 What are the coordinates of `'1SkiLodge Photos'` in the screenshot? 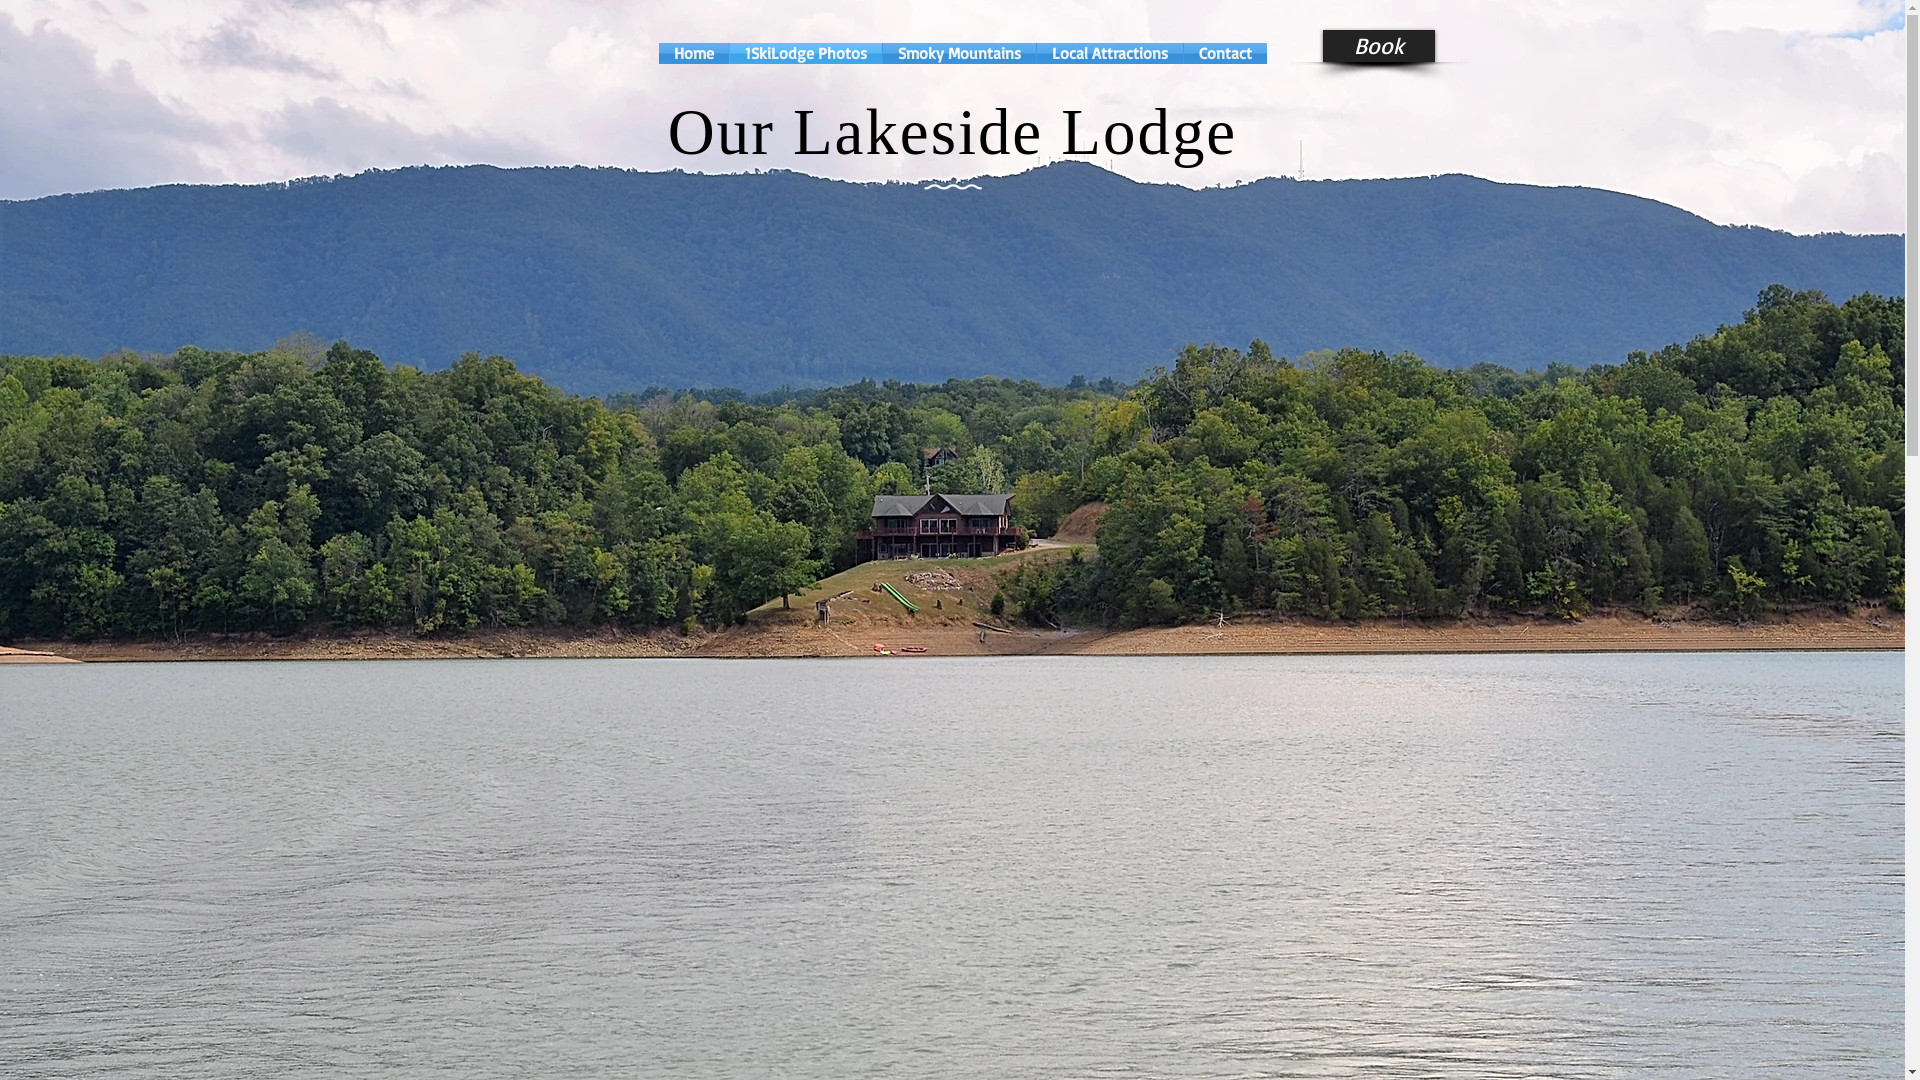 It's located at (806, 52).